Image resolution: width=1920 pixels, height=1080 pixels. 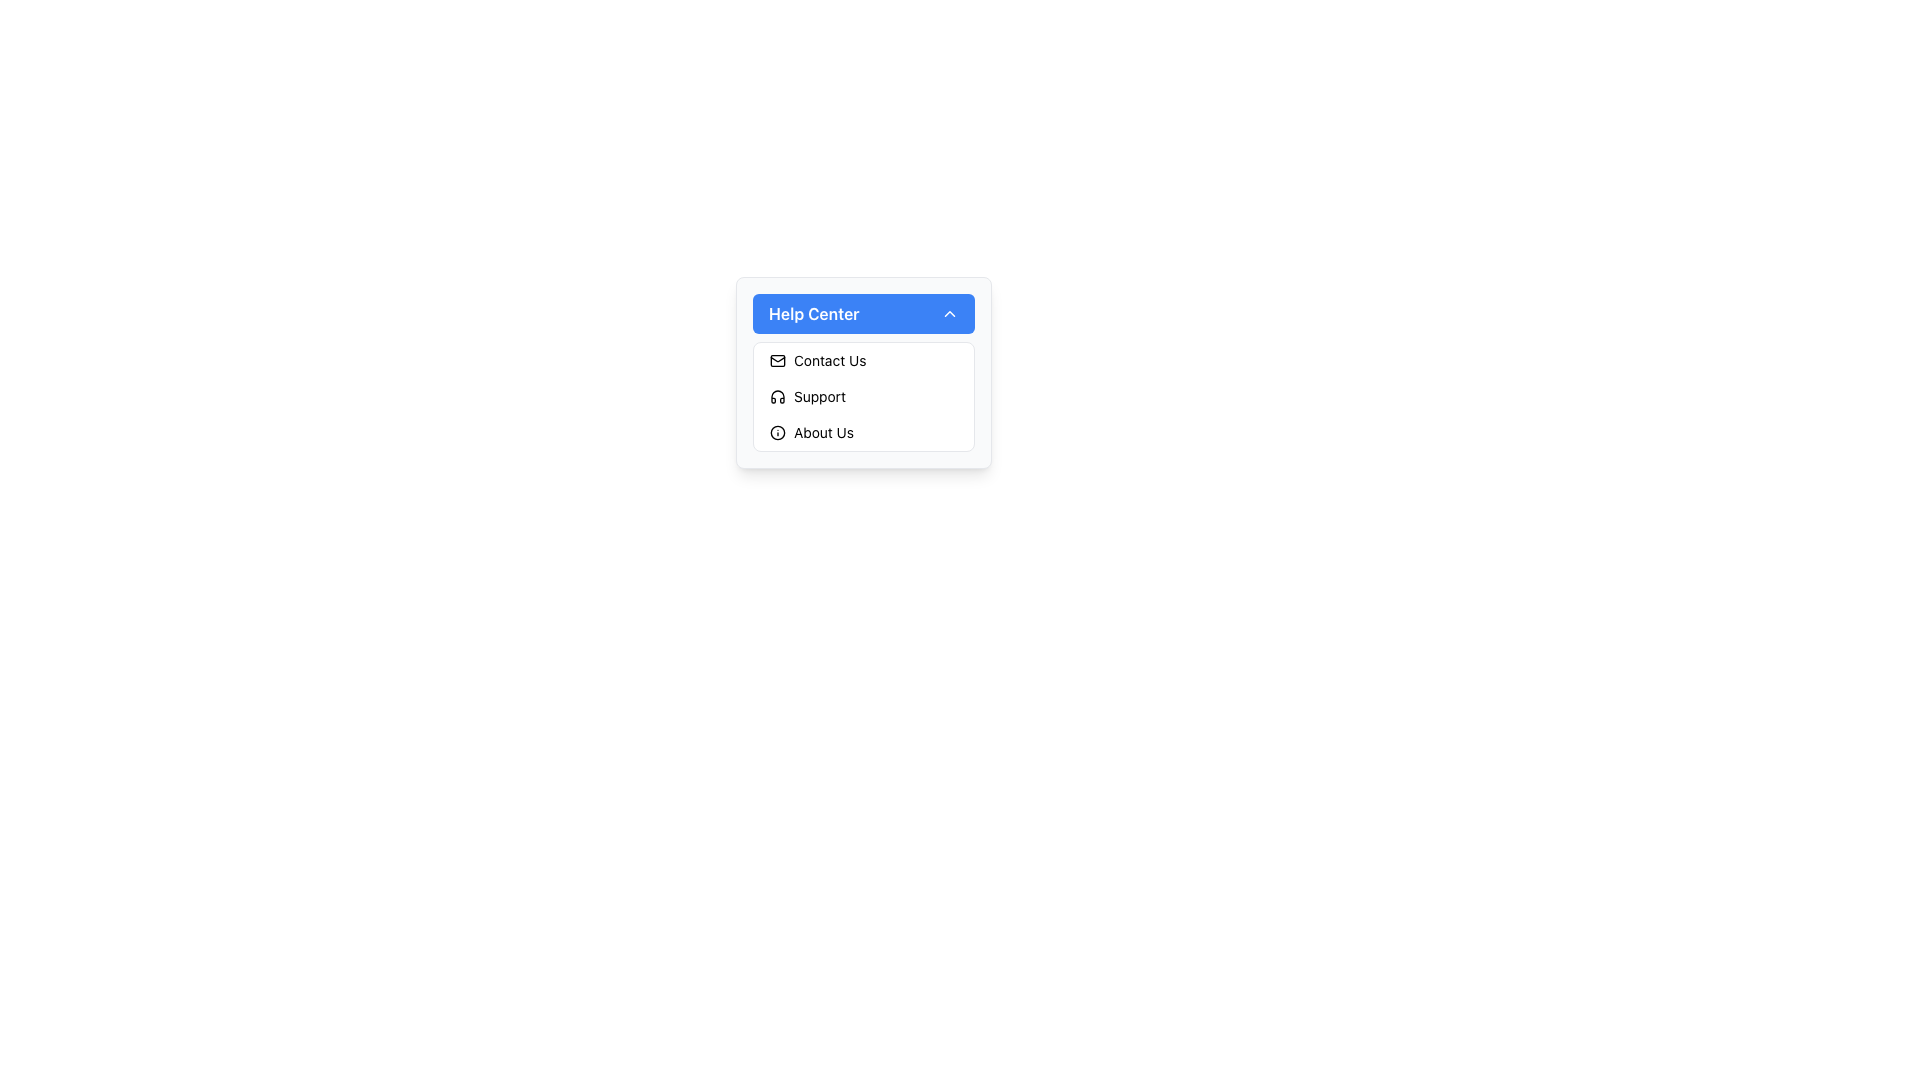 What do you see at coordinates (864, 373) in the screenshot?
I see `the light gray Dropdown menu containing options 'Contact Us', 'Support', and 'About Us'` at bounding box center [864, 373].